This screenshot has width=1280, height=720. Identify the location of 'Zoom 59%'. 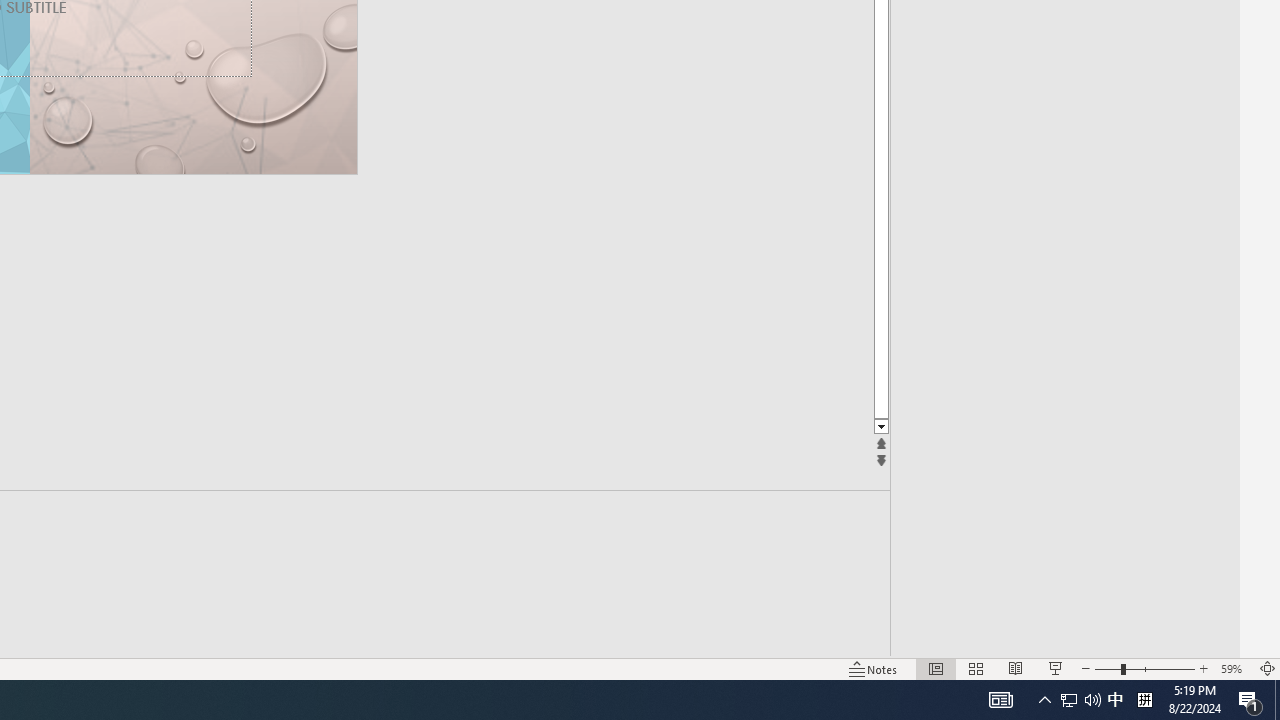
(1233, 669).